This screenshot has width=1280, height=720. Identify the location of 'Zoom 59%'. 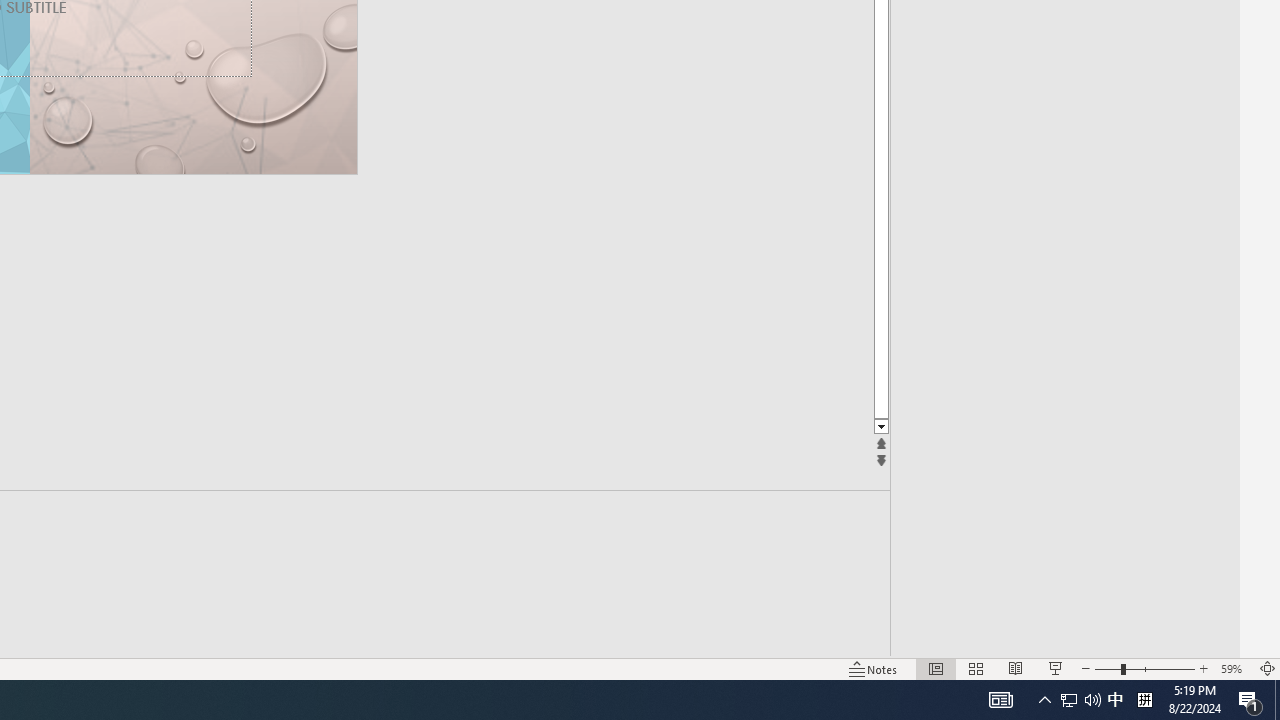
(1233, 669).